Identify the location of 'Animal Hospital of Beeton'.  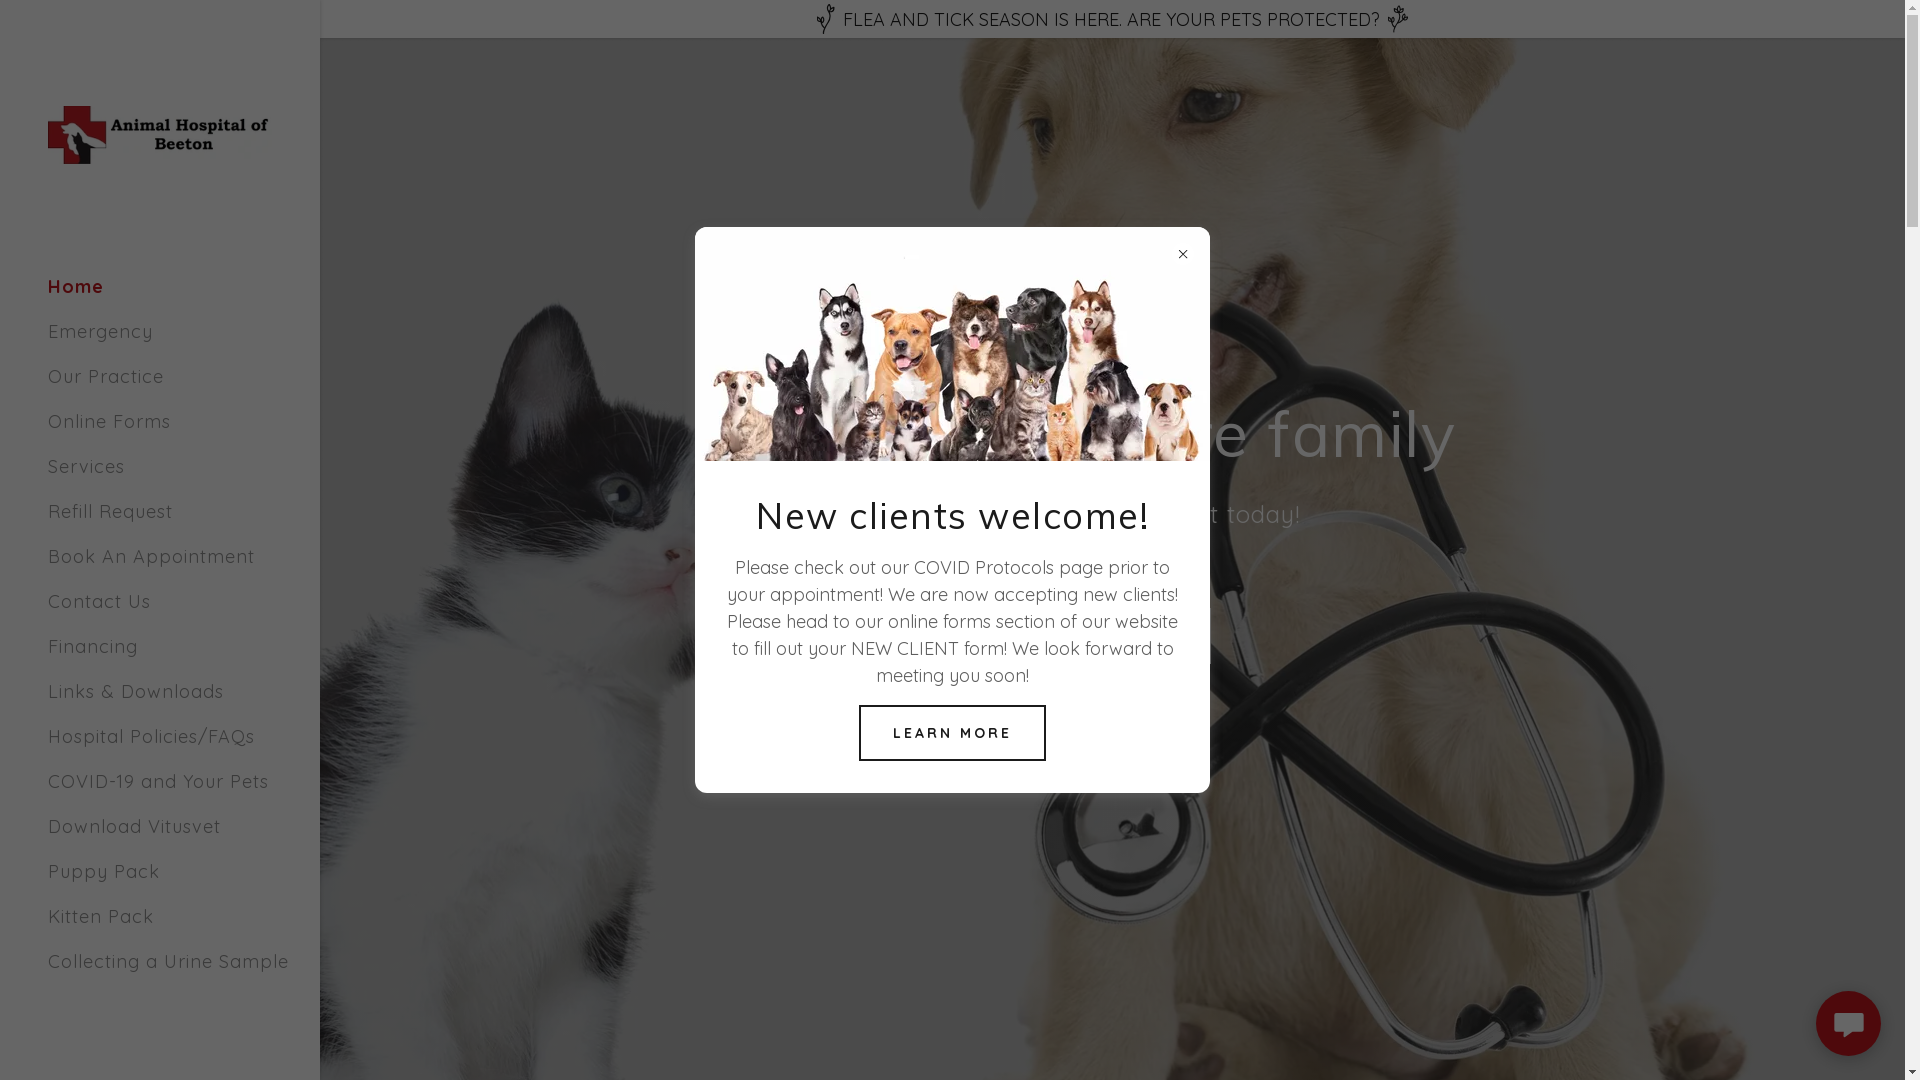
(158, 132).